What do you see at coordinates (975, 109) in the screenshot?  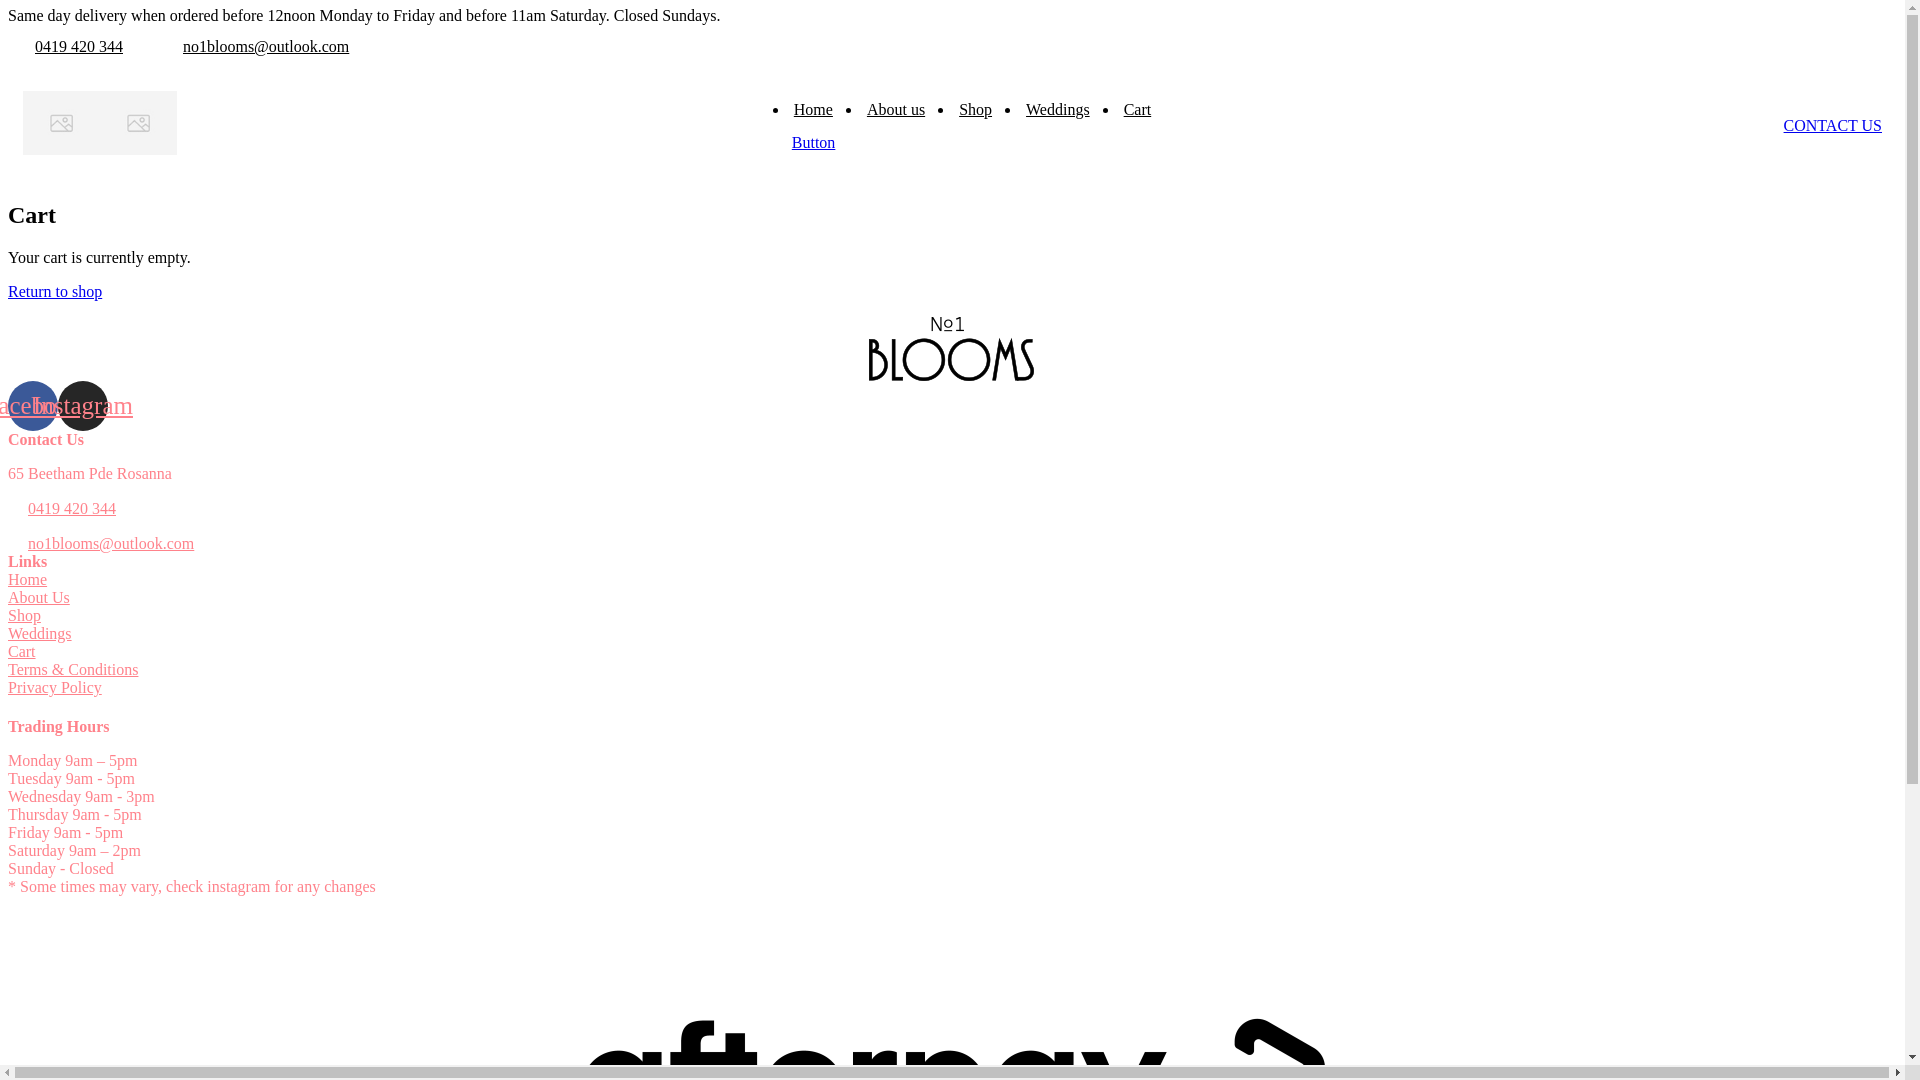 I see `'Shop'` at bounding box center [975, 109].